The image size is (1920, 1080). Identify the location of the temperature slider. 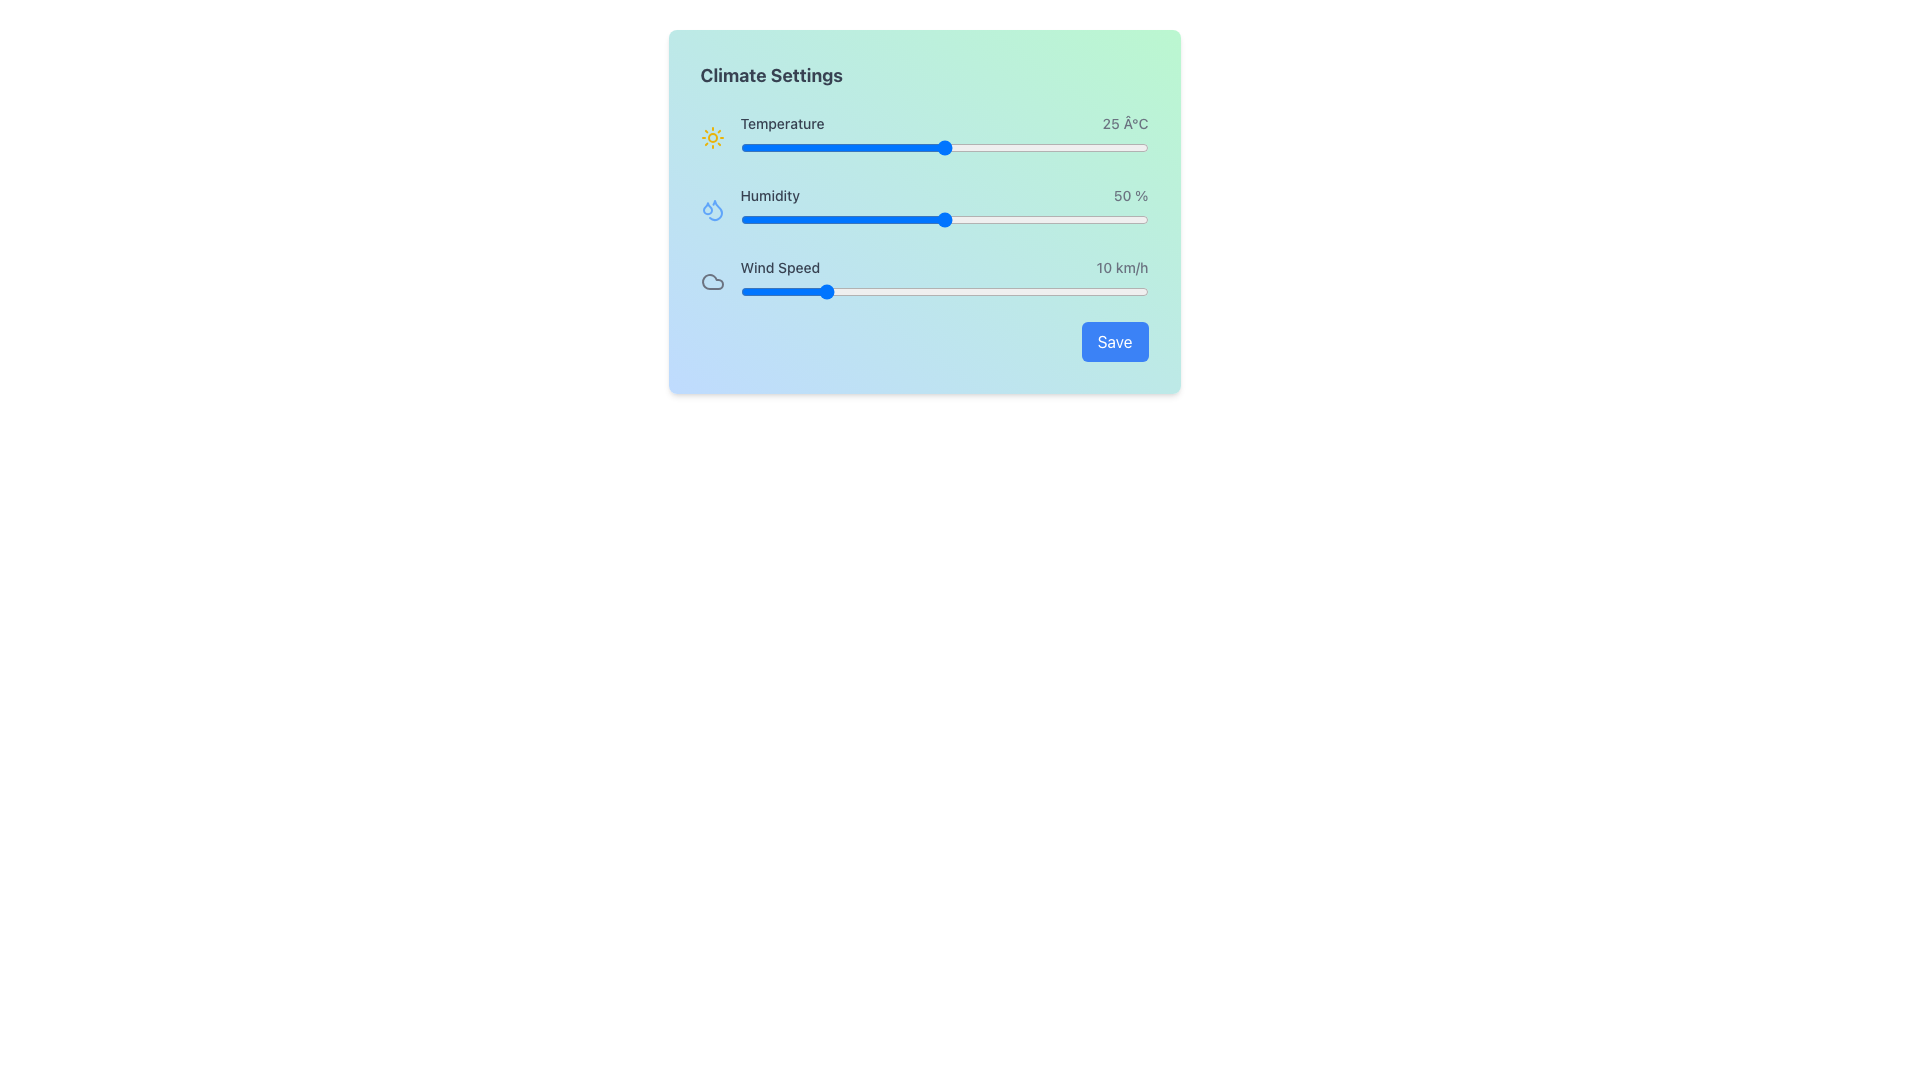
(894, 146).